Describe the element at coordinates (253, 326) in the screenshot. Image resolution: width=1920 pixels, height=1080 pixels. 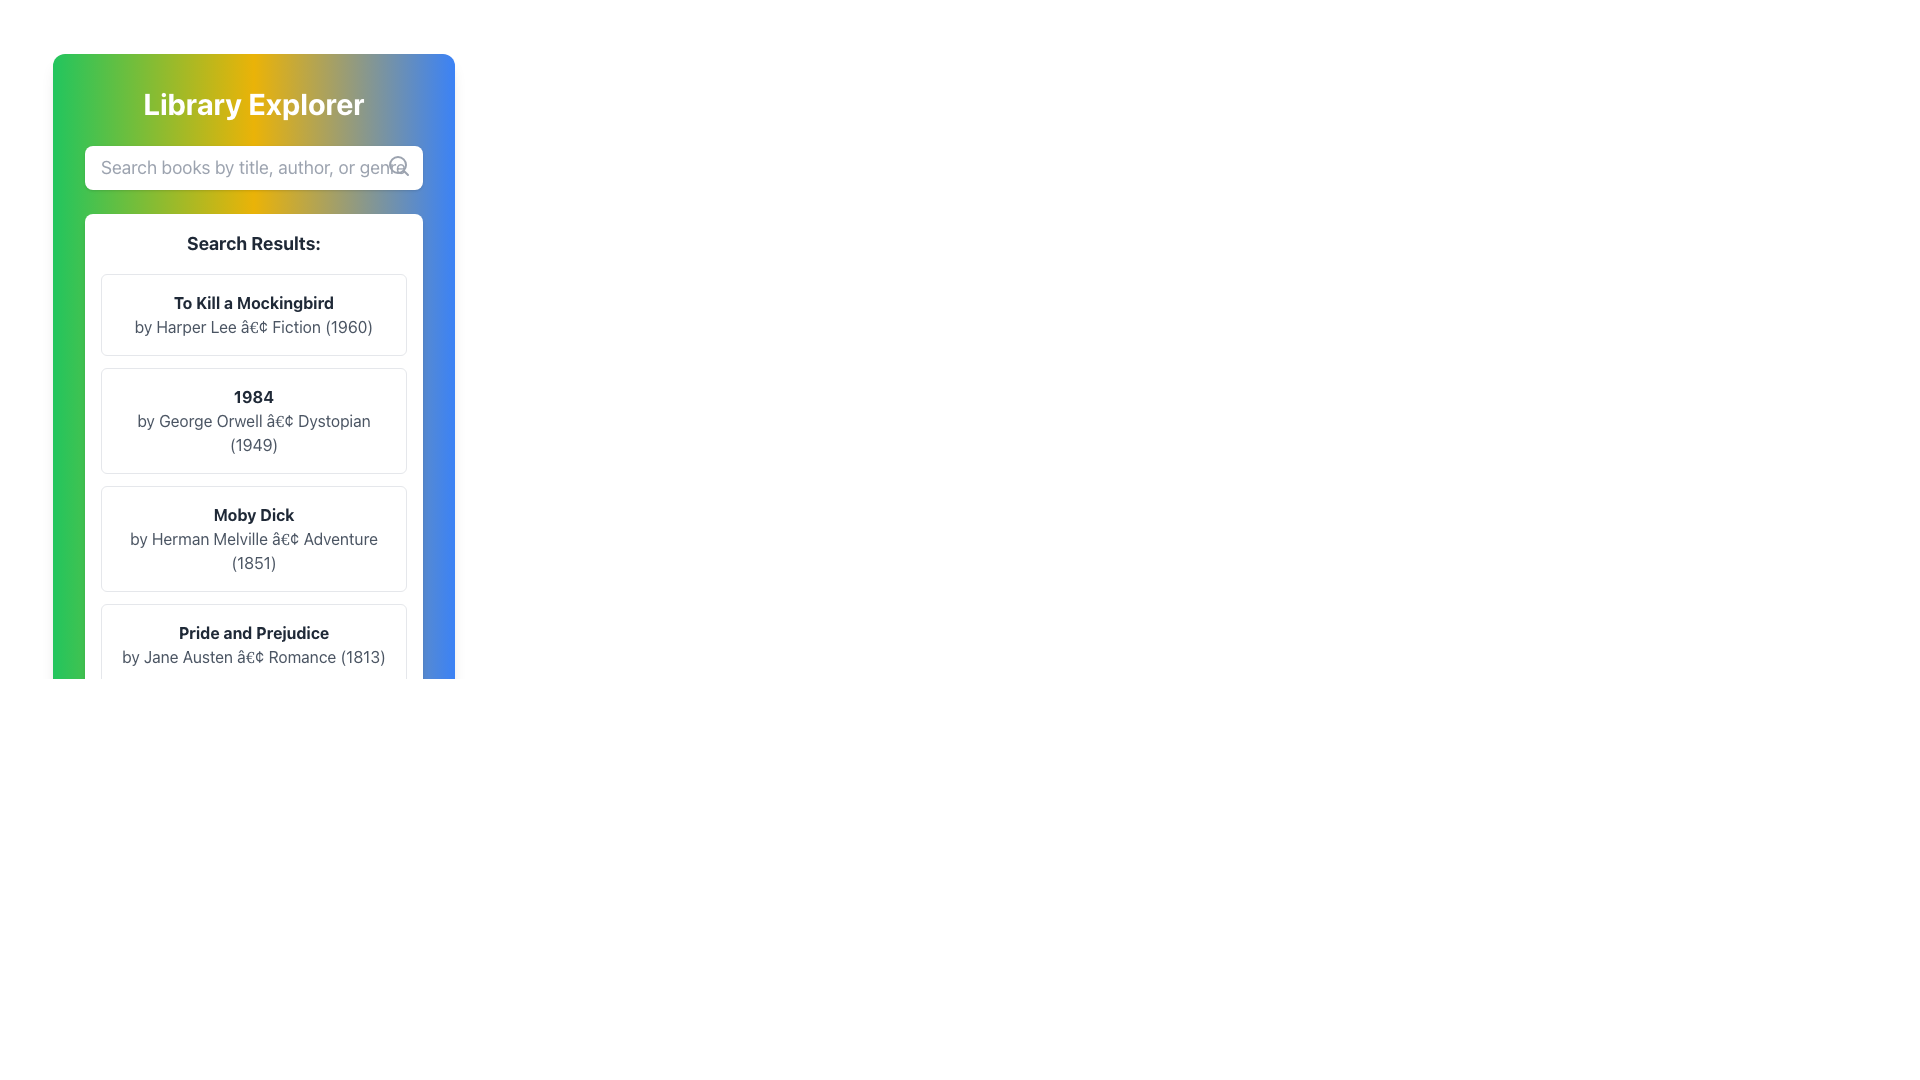
I see `the descriptive text about the book 'To Kill a Mockingbird' located in the first item of the search results list, positioned directly below the title` at that location.